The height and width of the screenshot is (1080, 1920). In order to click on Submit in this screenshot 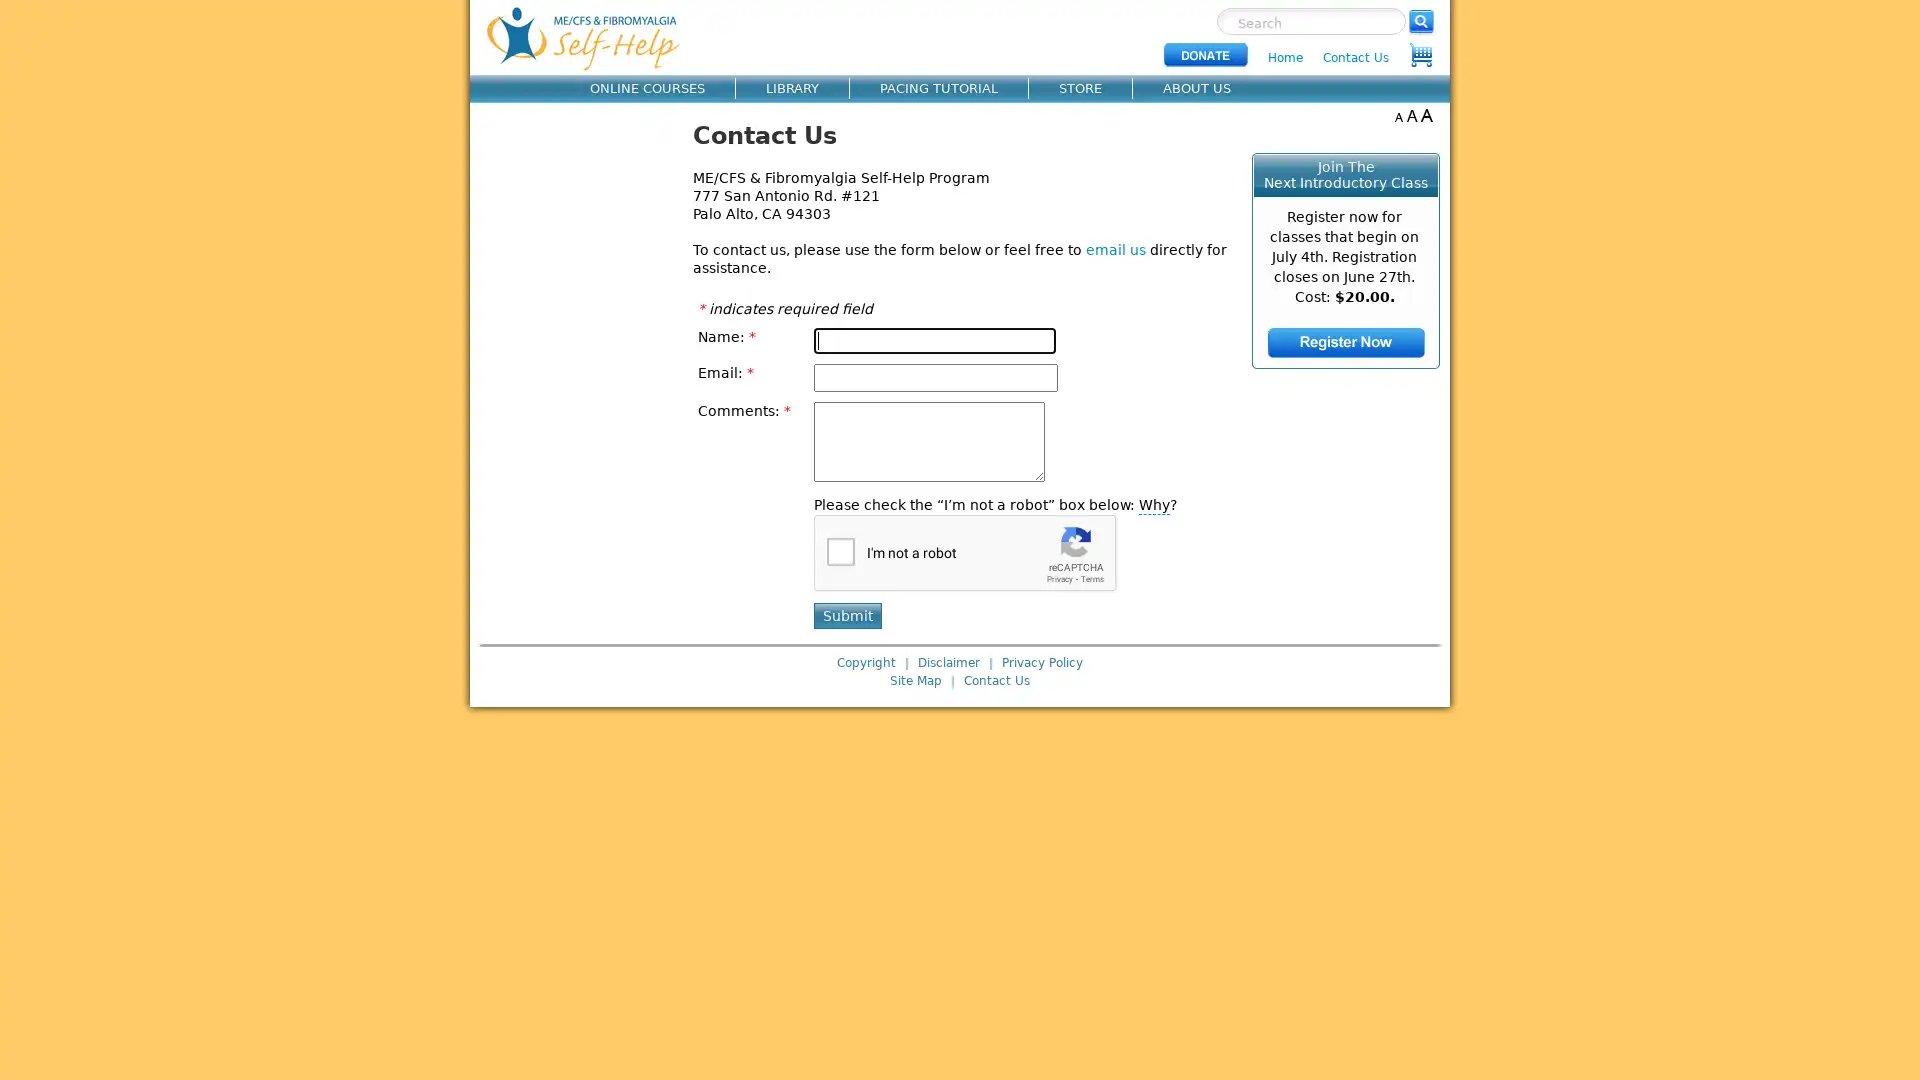, I will do `click(846, 615)`.